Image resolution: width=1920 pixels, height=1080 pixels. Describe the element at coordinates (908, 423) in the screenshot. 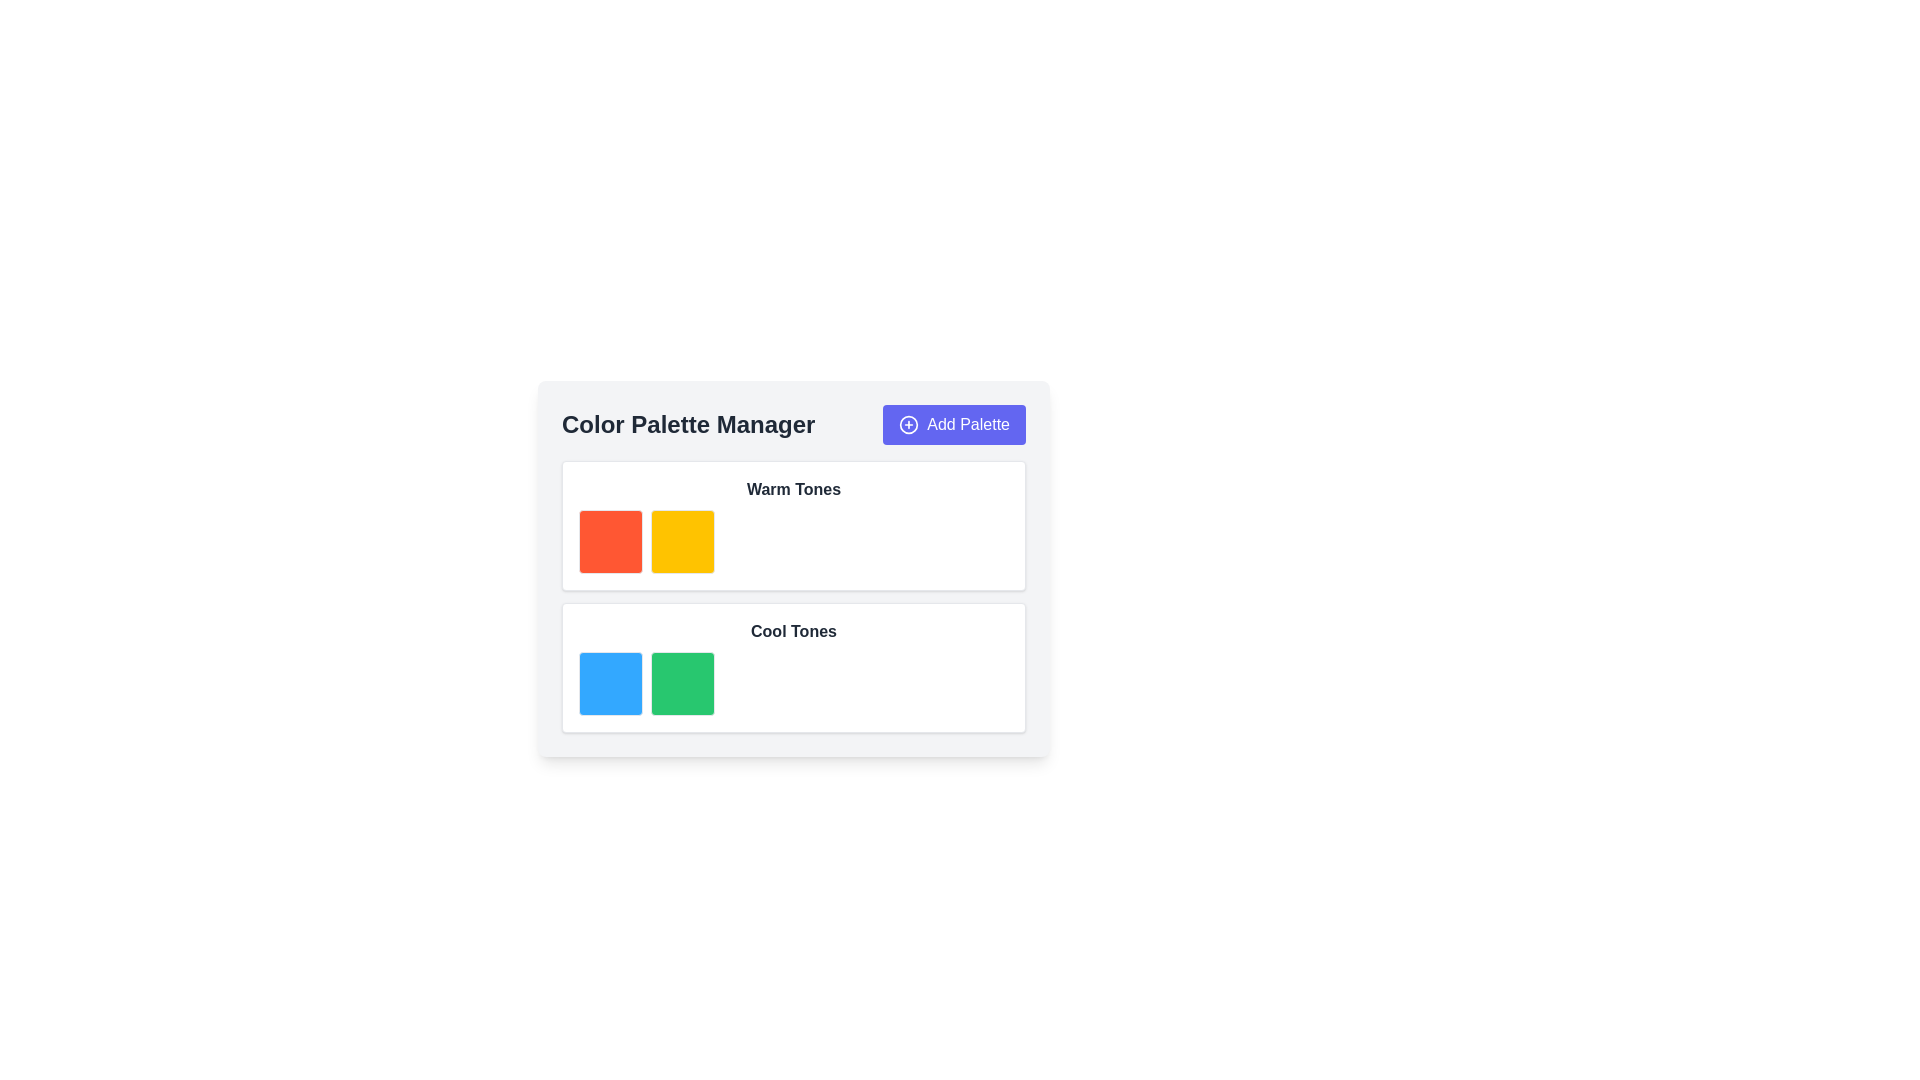

I see `the vector icon of a circle with a plus sign, which is part of the 'Add Palette' button located in the top-right corner of the application layout` at that location.